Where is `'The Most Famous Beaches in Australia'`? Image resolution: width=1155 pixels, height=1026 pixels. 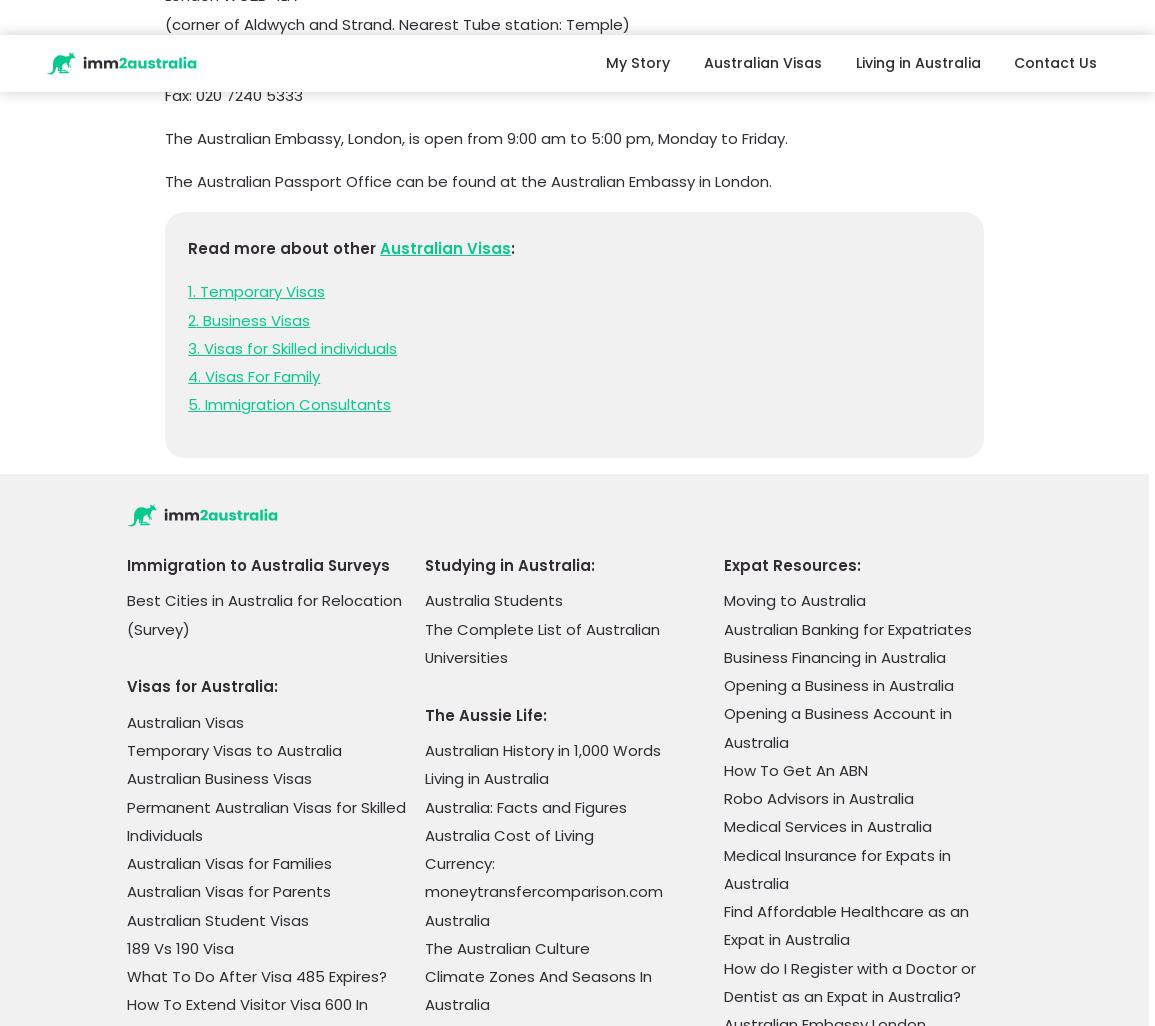 'The Most Famous Beaches in Australia' is located at coordinates (532, 408).